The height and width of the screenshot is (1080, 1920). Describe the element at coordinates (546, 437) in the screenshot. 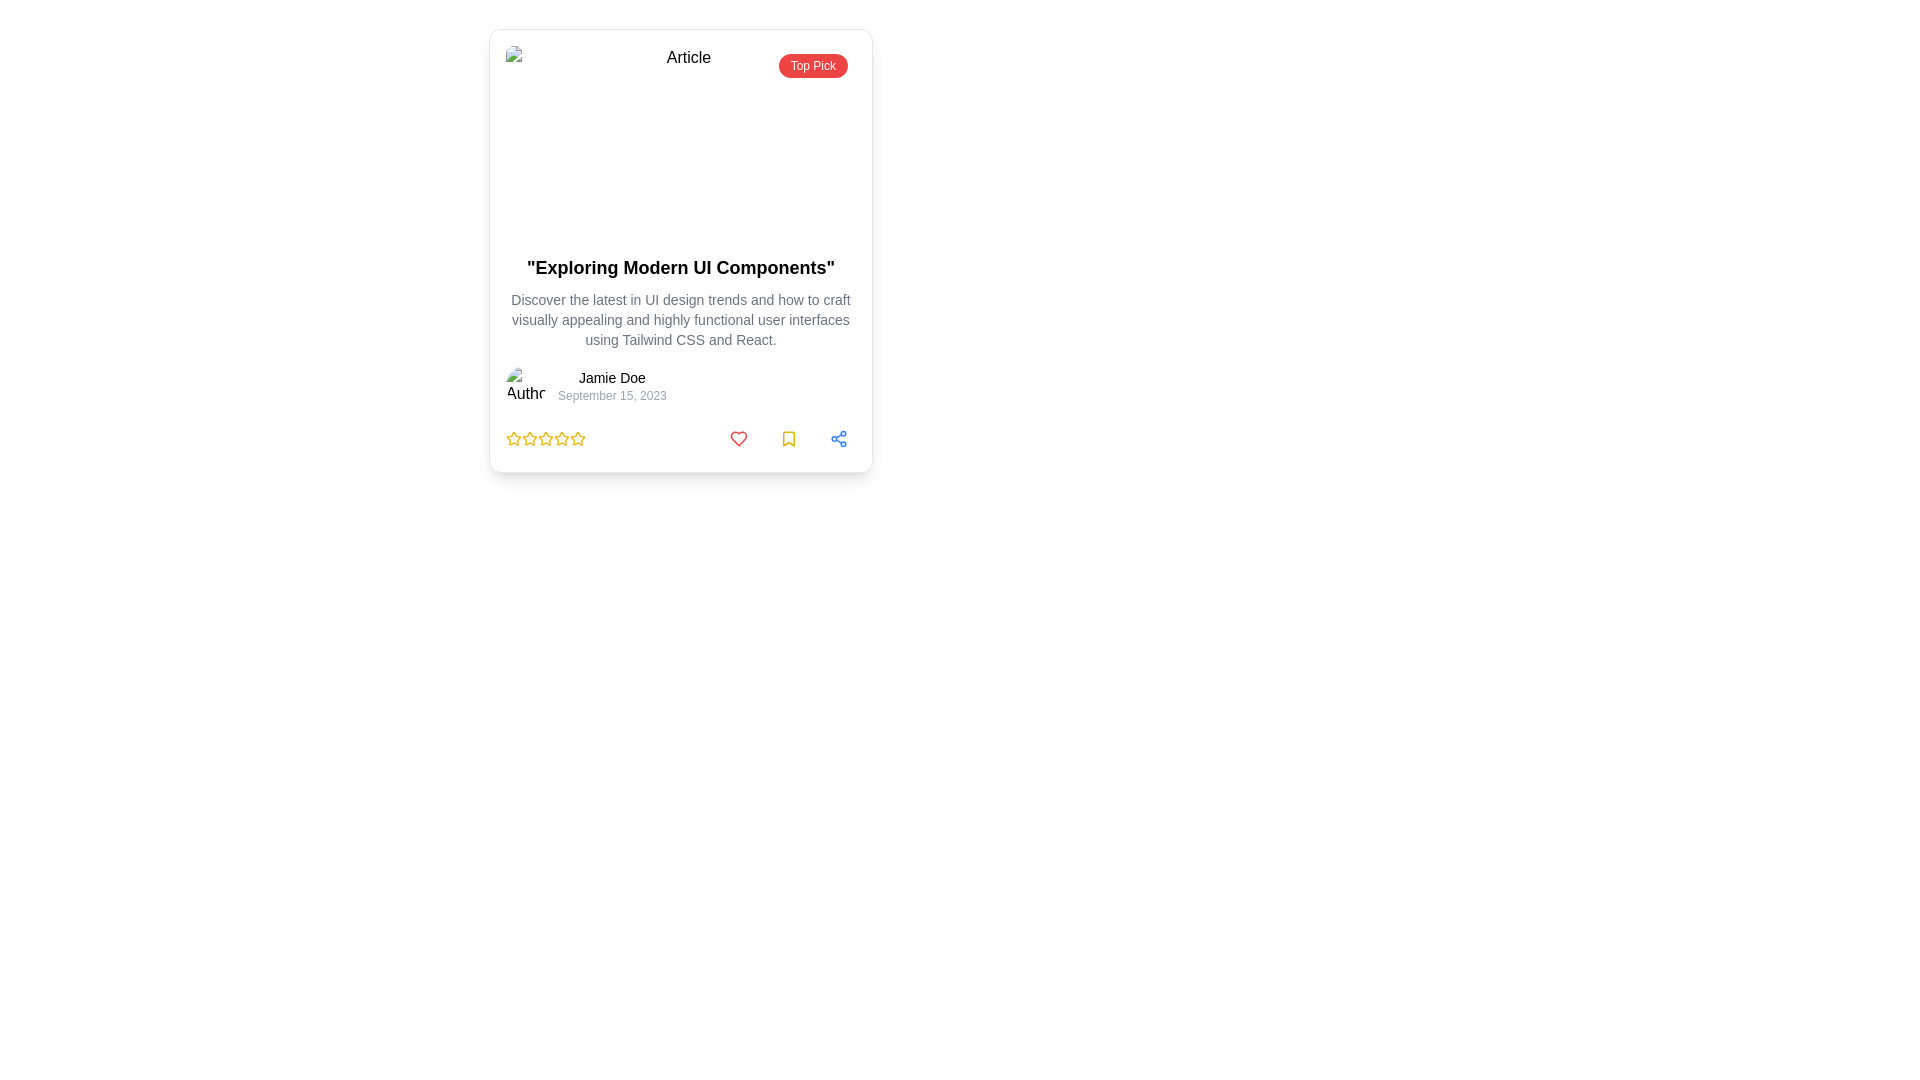

I see `the third star icon in the rating system located below the article title and author information` at that location.